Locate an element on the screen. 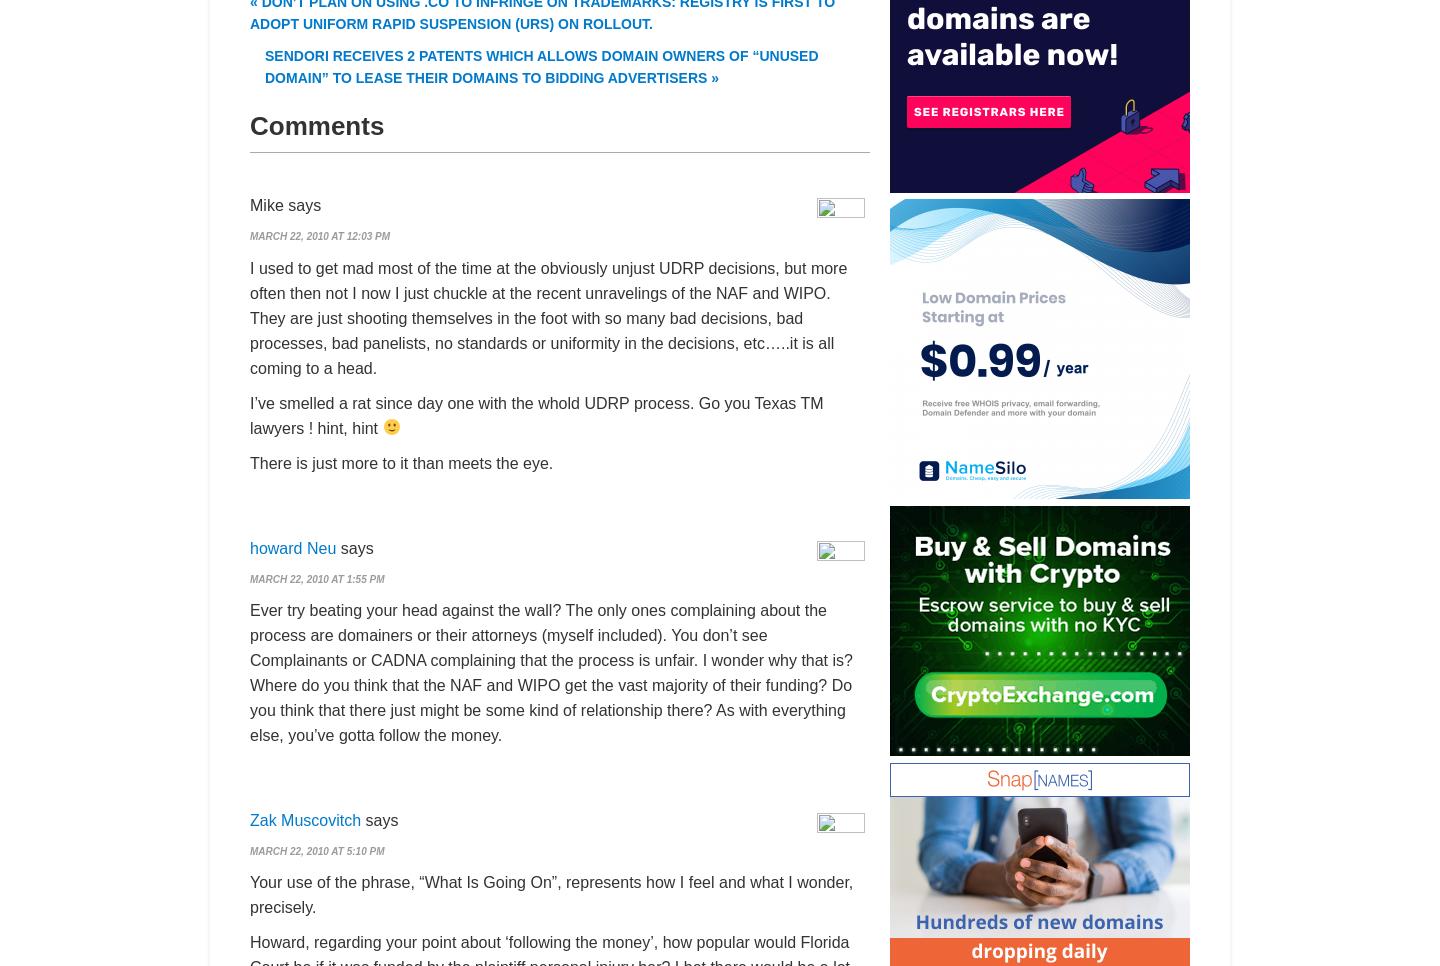 The width and height of the screenshot is (1440, 966). 'Your use of the phrase, “What Is Going On”, represents how I feel and what I wonder, precisely.' is located at coordinates (248, 894).